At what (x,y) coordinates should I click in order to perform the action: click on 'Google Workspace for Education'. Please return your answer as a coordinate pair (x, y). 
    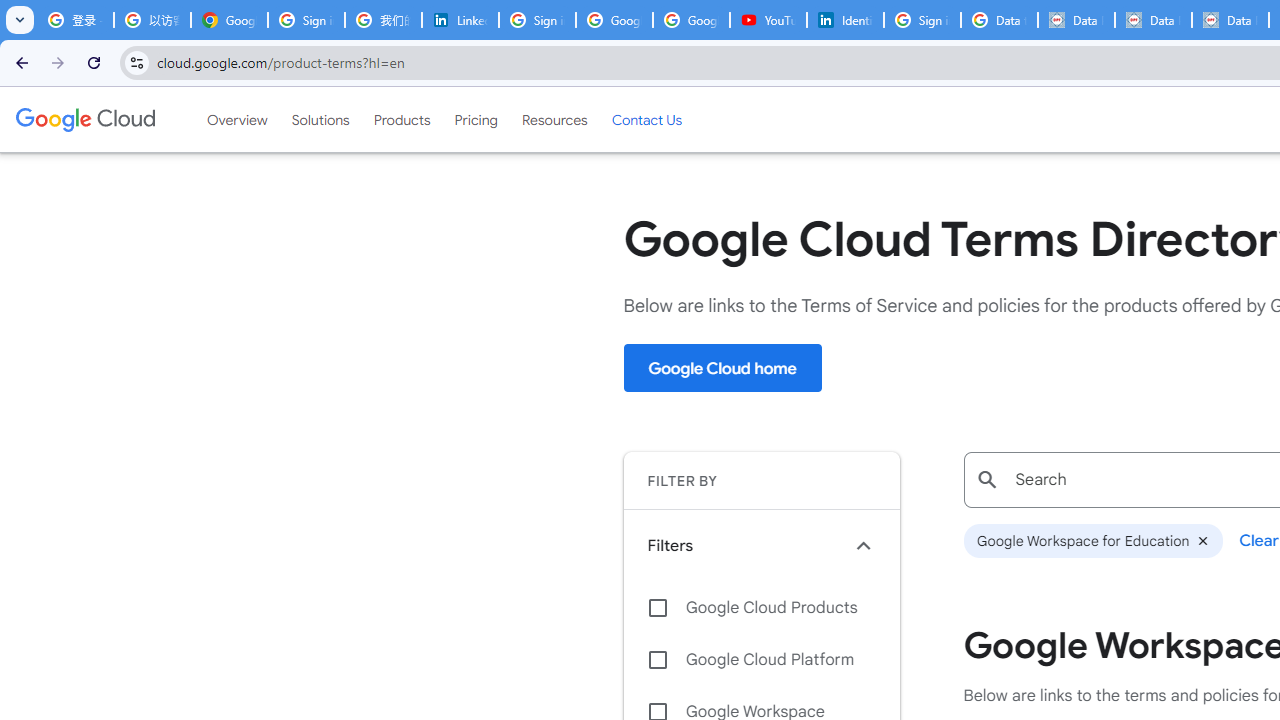
    Looking at the image, I should click on (1091, 541).